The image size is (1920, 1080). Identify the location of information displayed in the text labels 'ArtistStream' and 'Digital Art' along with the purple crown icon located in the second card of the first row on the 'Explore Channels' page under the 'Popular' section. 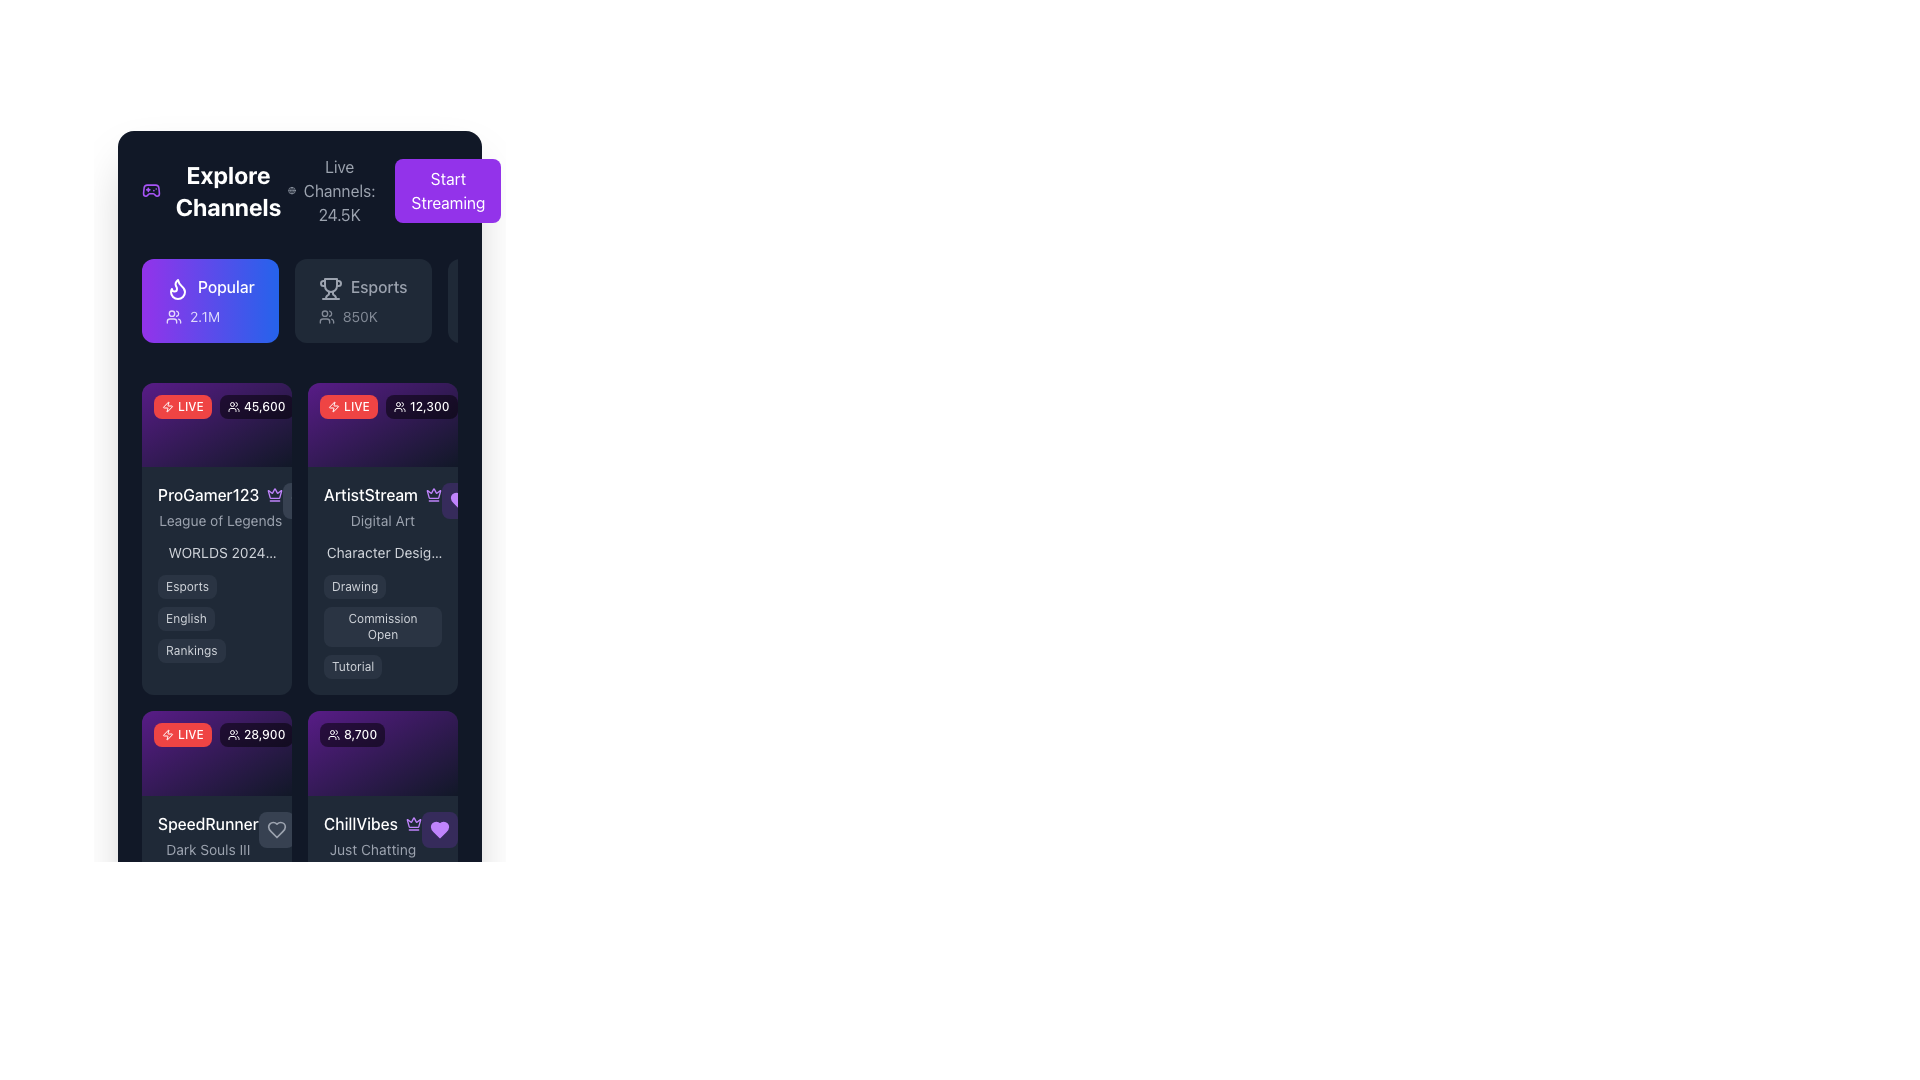
(383, 506).